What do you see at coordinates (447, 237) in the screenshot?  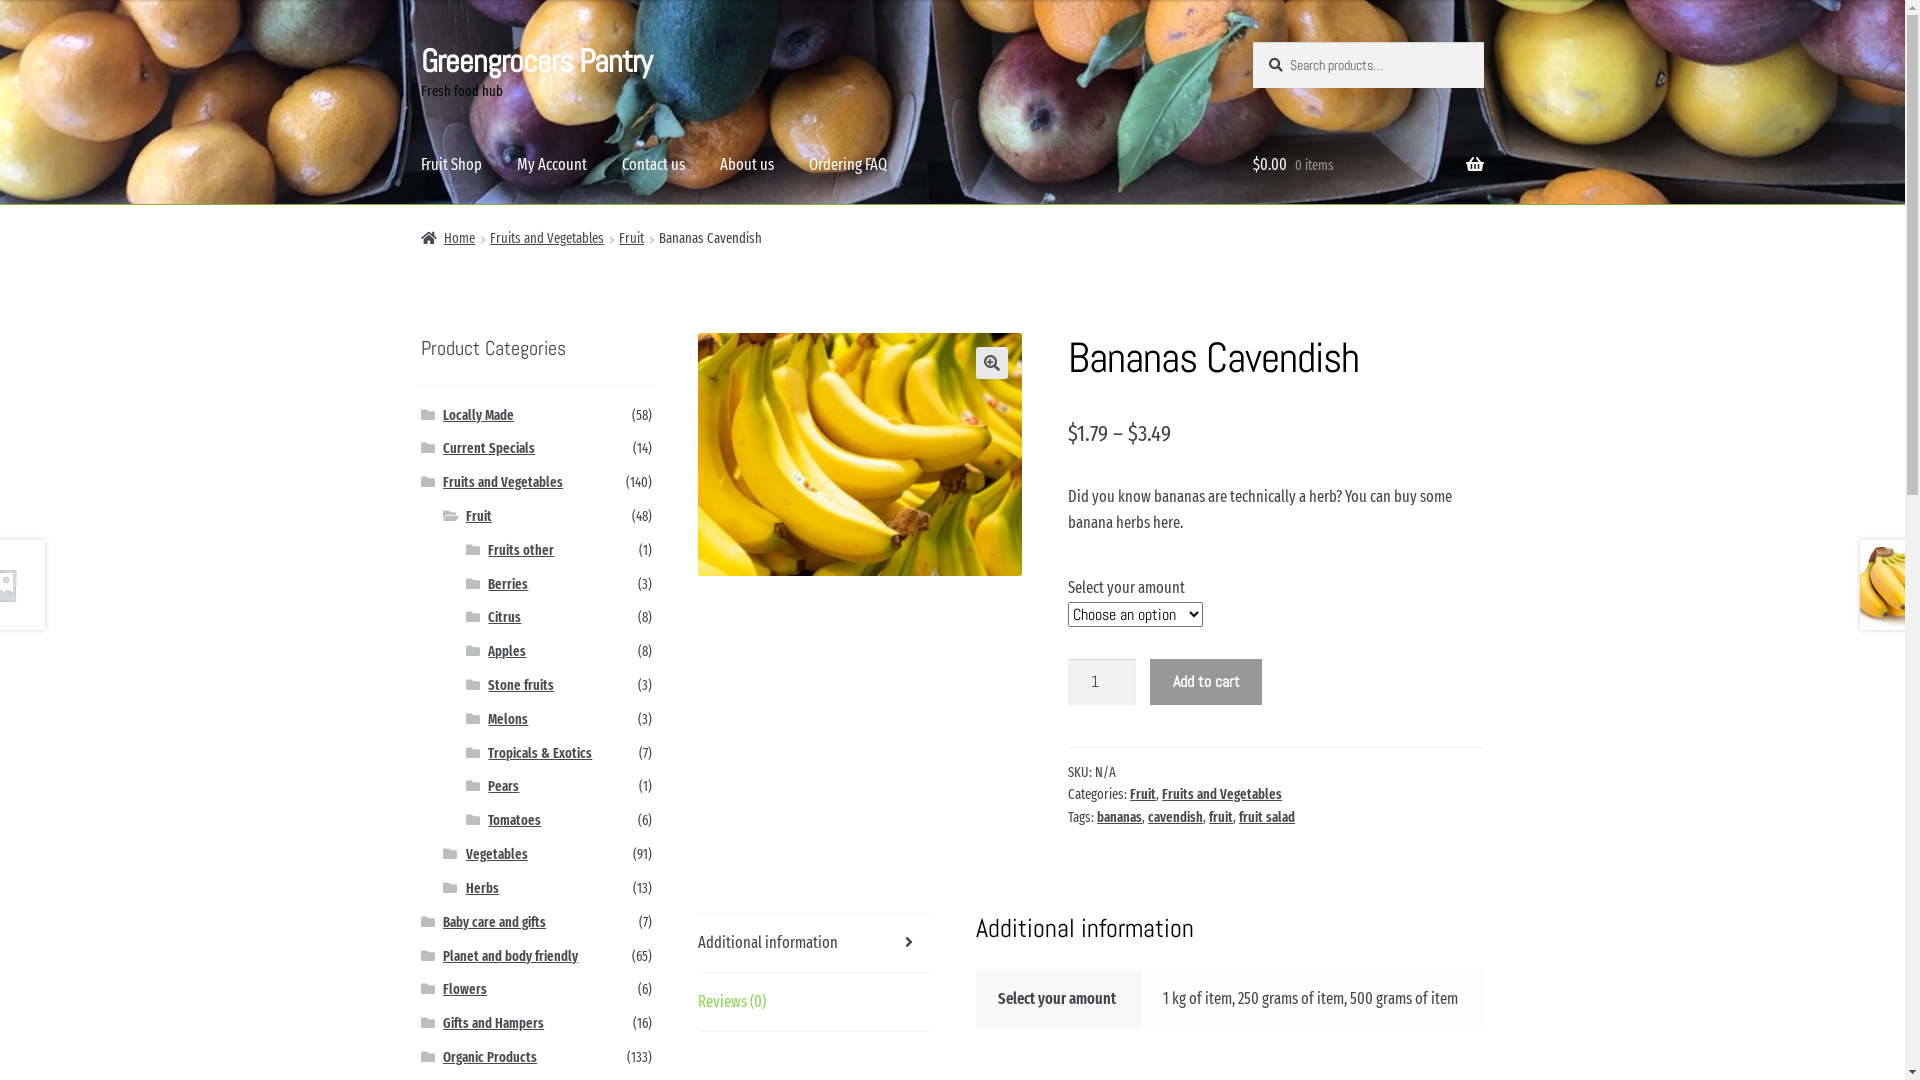 I see `'Home'` at bounding box center [447, 237].